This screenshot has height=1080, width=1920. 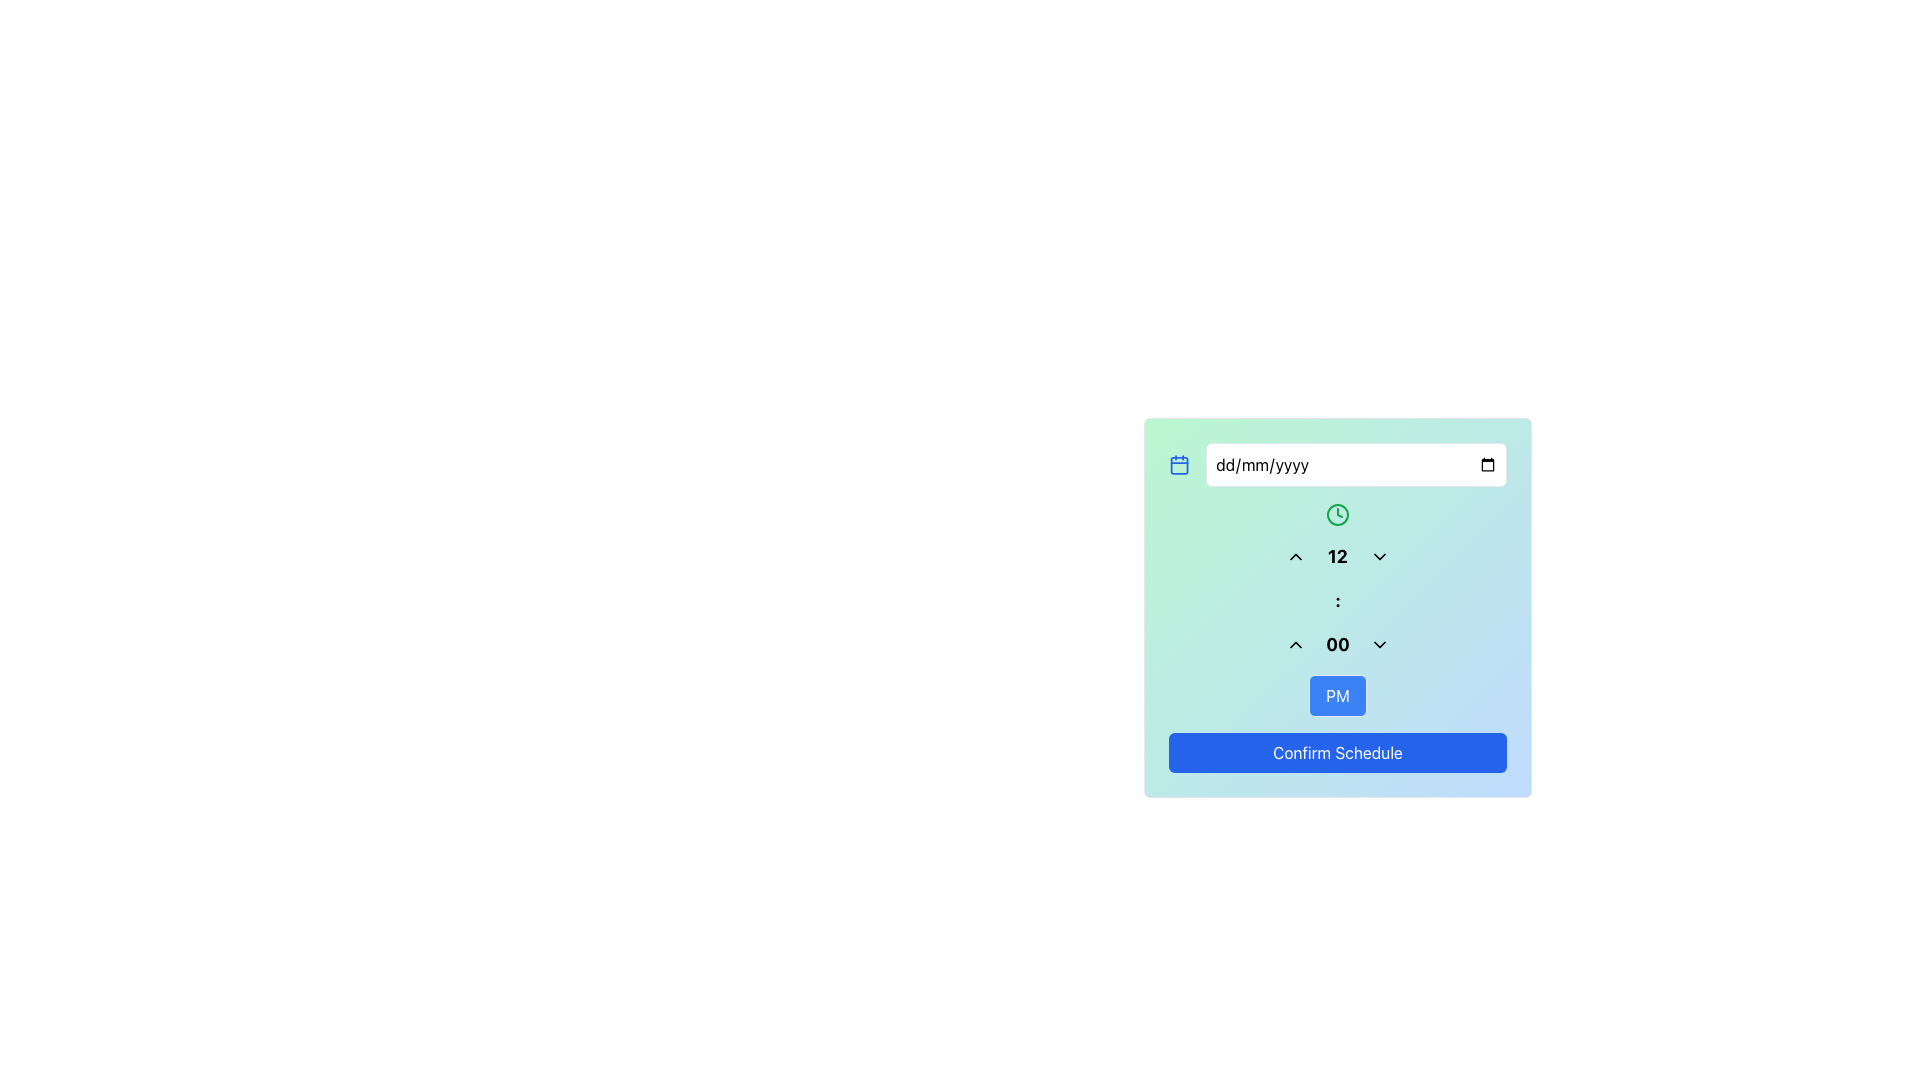 What do you see at coordinates (1338, 752) in the screenshot?
I see `the confirm scheduling button located at the bottom-center of a card with a gradient background transitioning from green to blue` at bounding box center [1338, 752].